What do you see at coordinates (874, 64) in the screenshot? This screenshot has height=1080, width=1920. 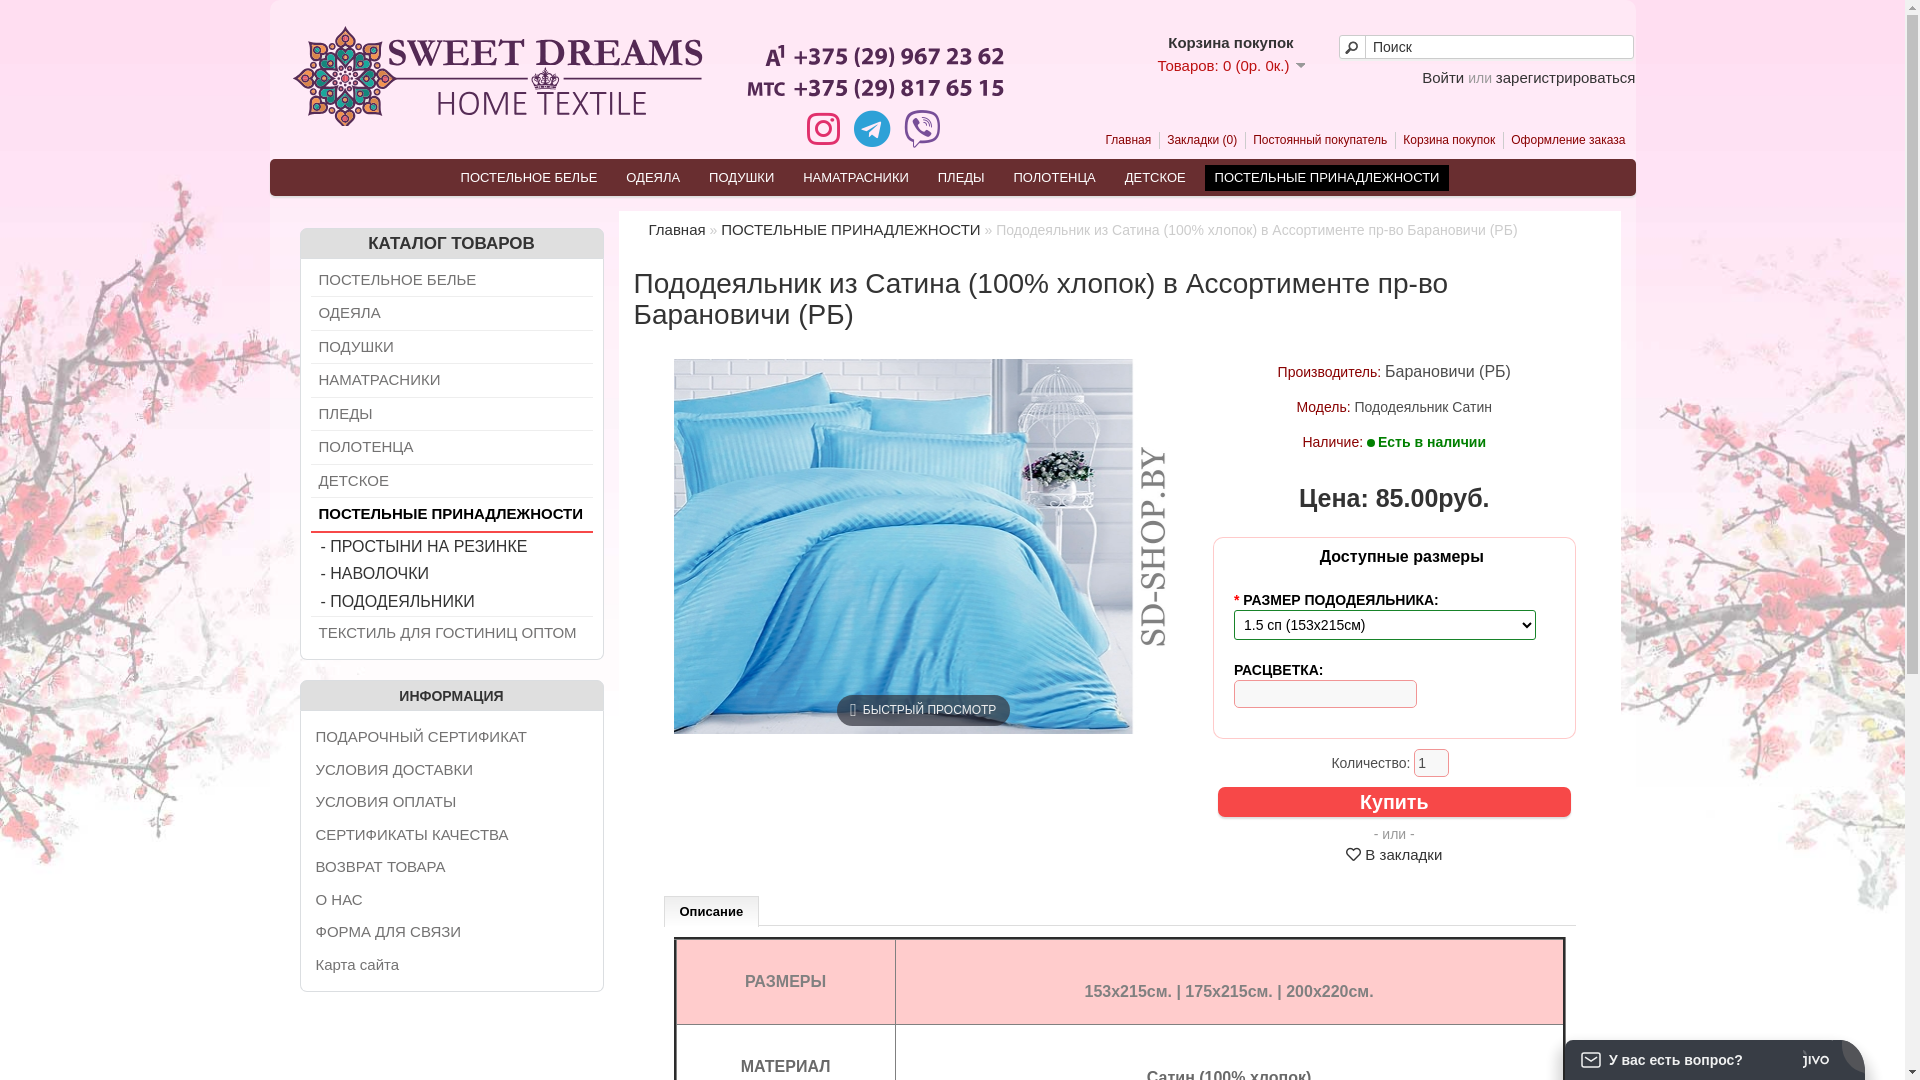 I see `'+37529 967 23 62'` at bounding box center [874, 64].